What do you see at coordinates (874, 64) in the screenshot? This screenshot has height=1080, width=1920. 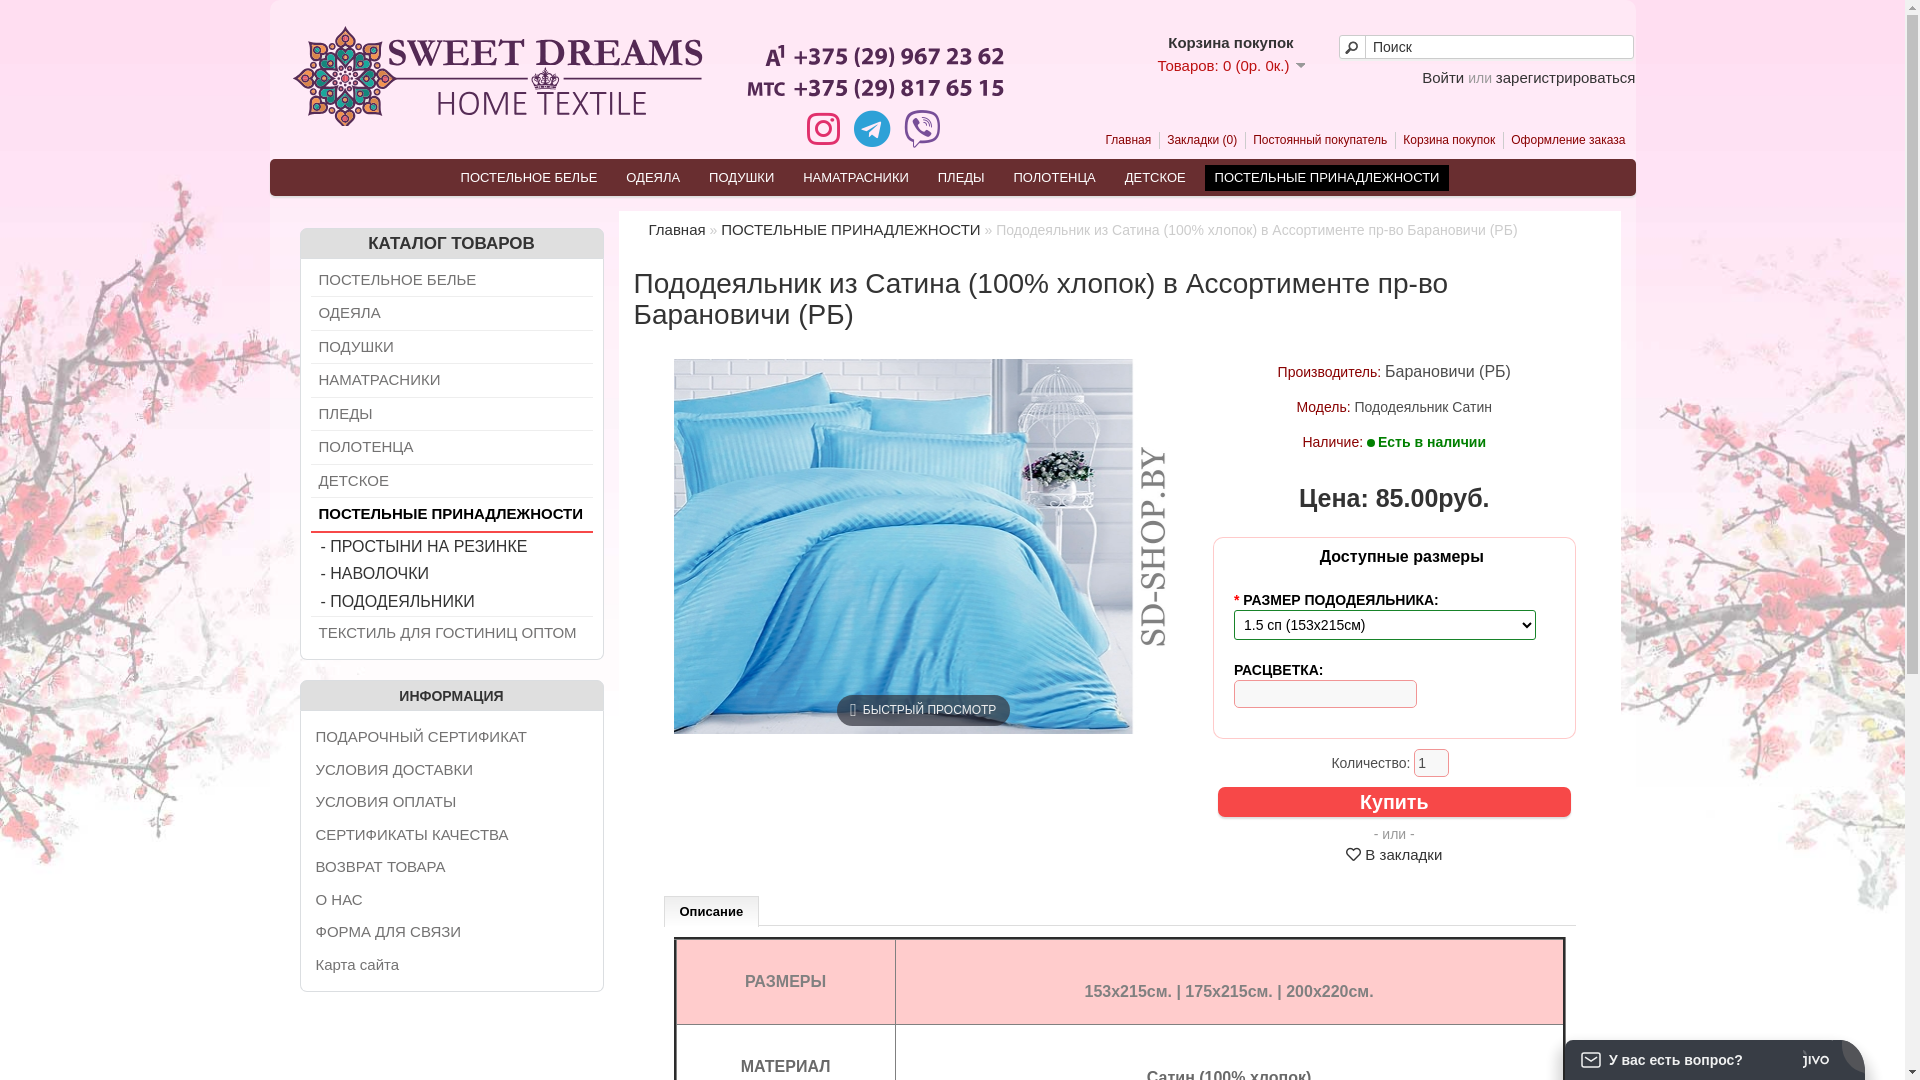 I see `'+37529 967 23 62'` at bounding box center [874, 64].